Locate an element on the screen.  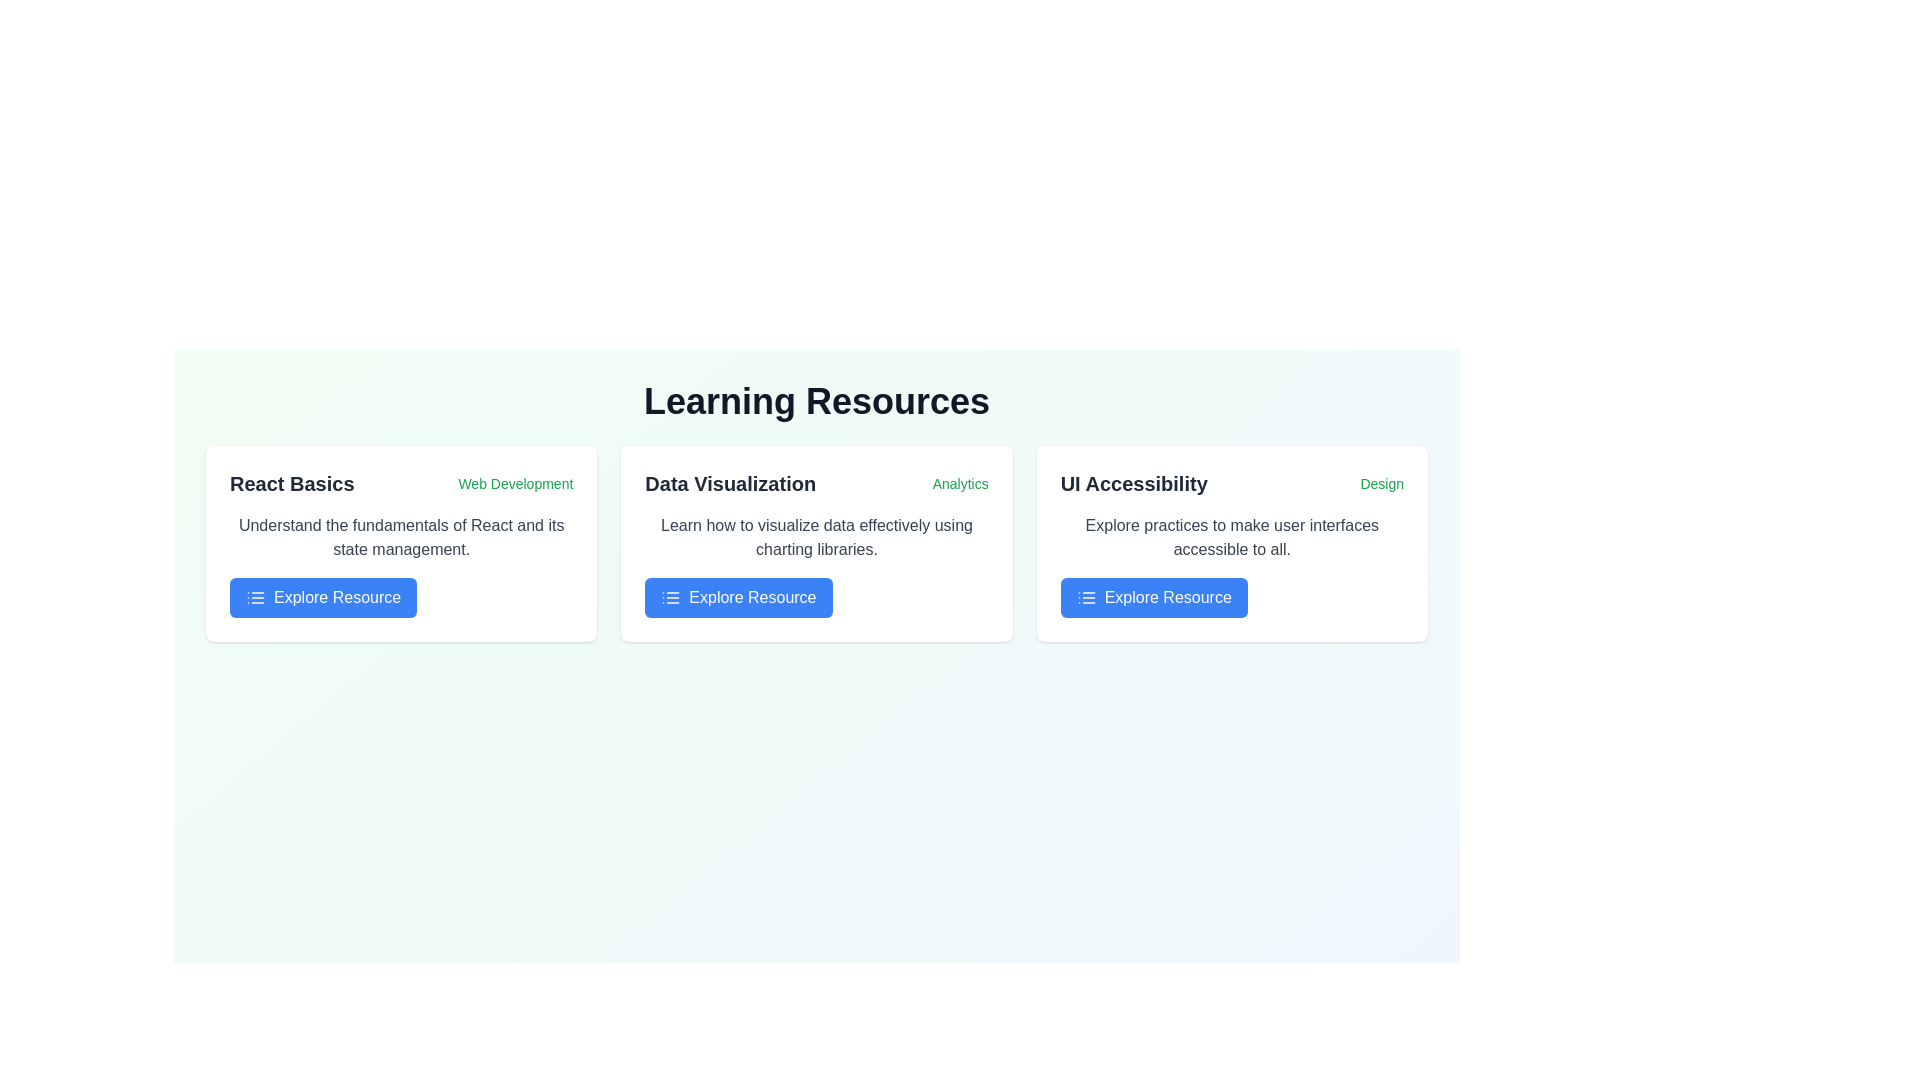
the text label 'Data Visualization', which is styled in bold and slightly larger font, located in the central card of a three-card layout, positioned at the top center of the card's content area is located at coordinates (729, 483).